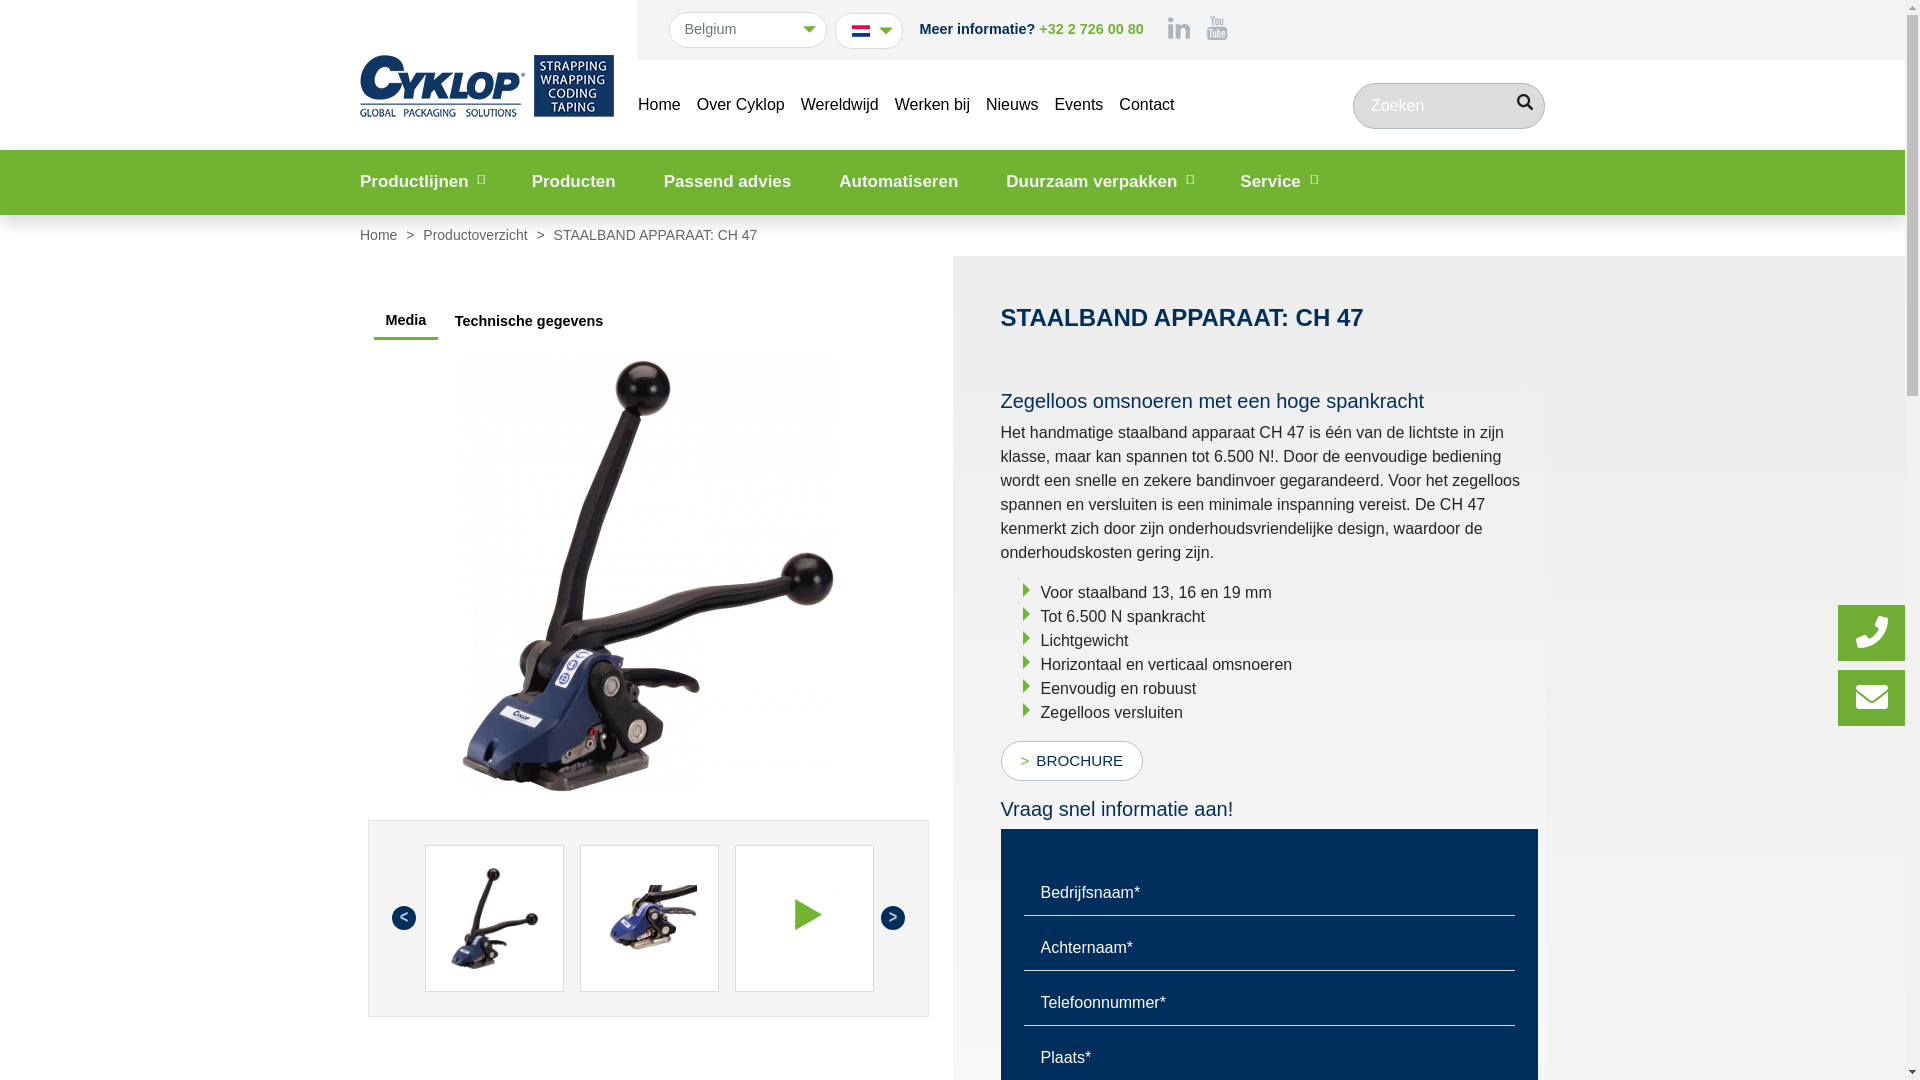 Image resolution: width=1920 pixels, height=1080 pixels. What do you see at coordinates (891, 918) in the screenshot?
I see `'Next'` at bounding box center [891, 918].